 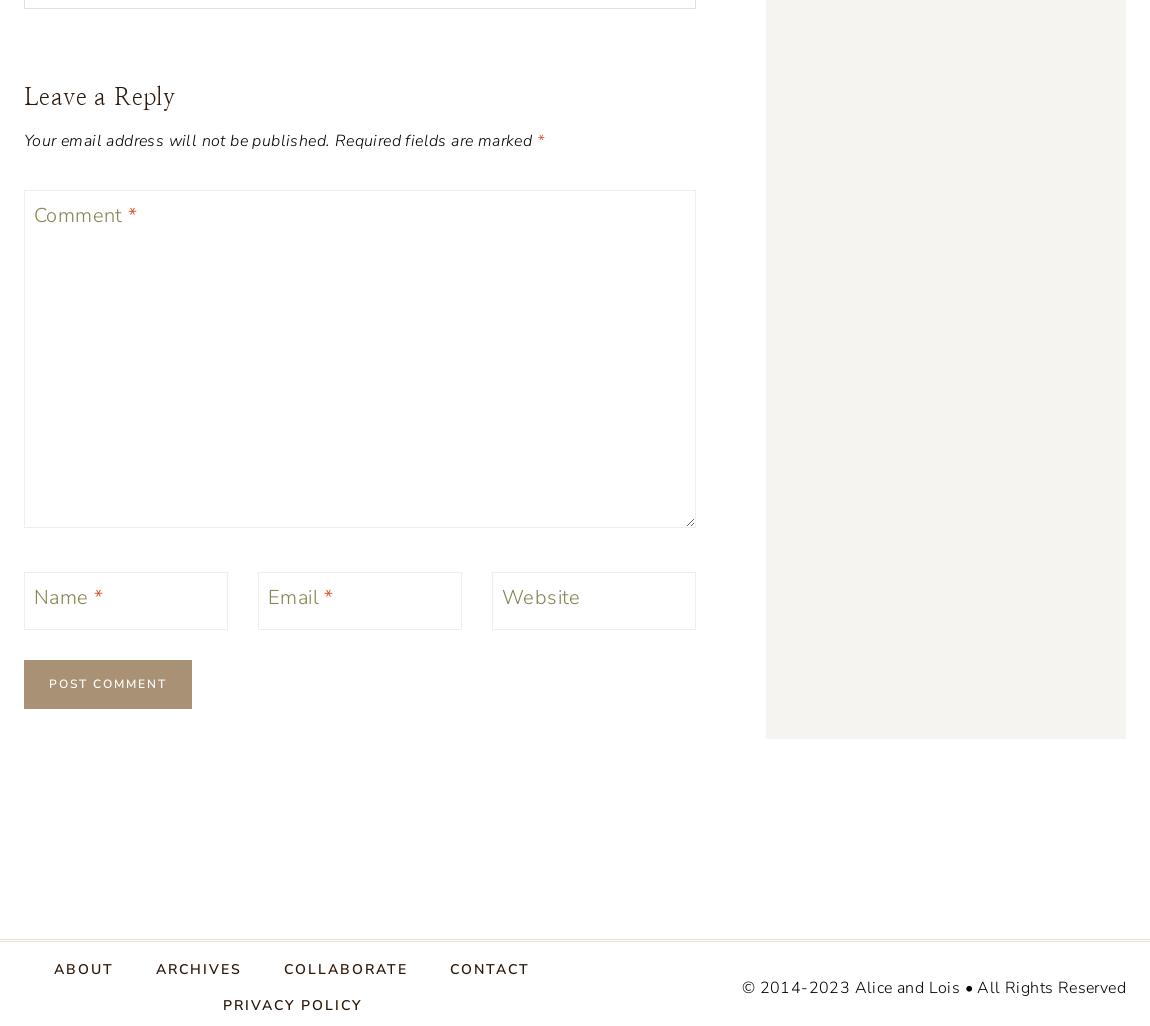 I want to click on 'About', so click(x=82, y=969).